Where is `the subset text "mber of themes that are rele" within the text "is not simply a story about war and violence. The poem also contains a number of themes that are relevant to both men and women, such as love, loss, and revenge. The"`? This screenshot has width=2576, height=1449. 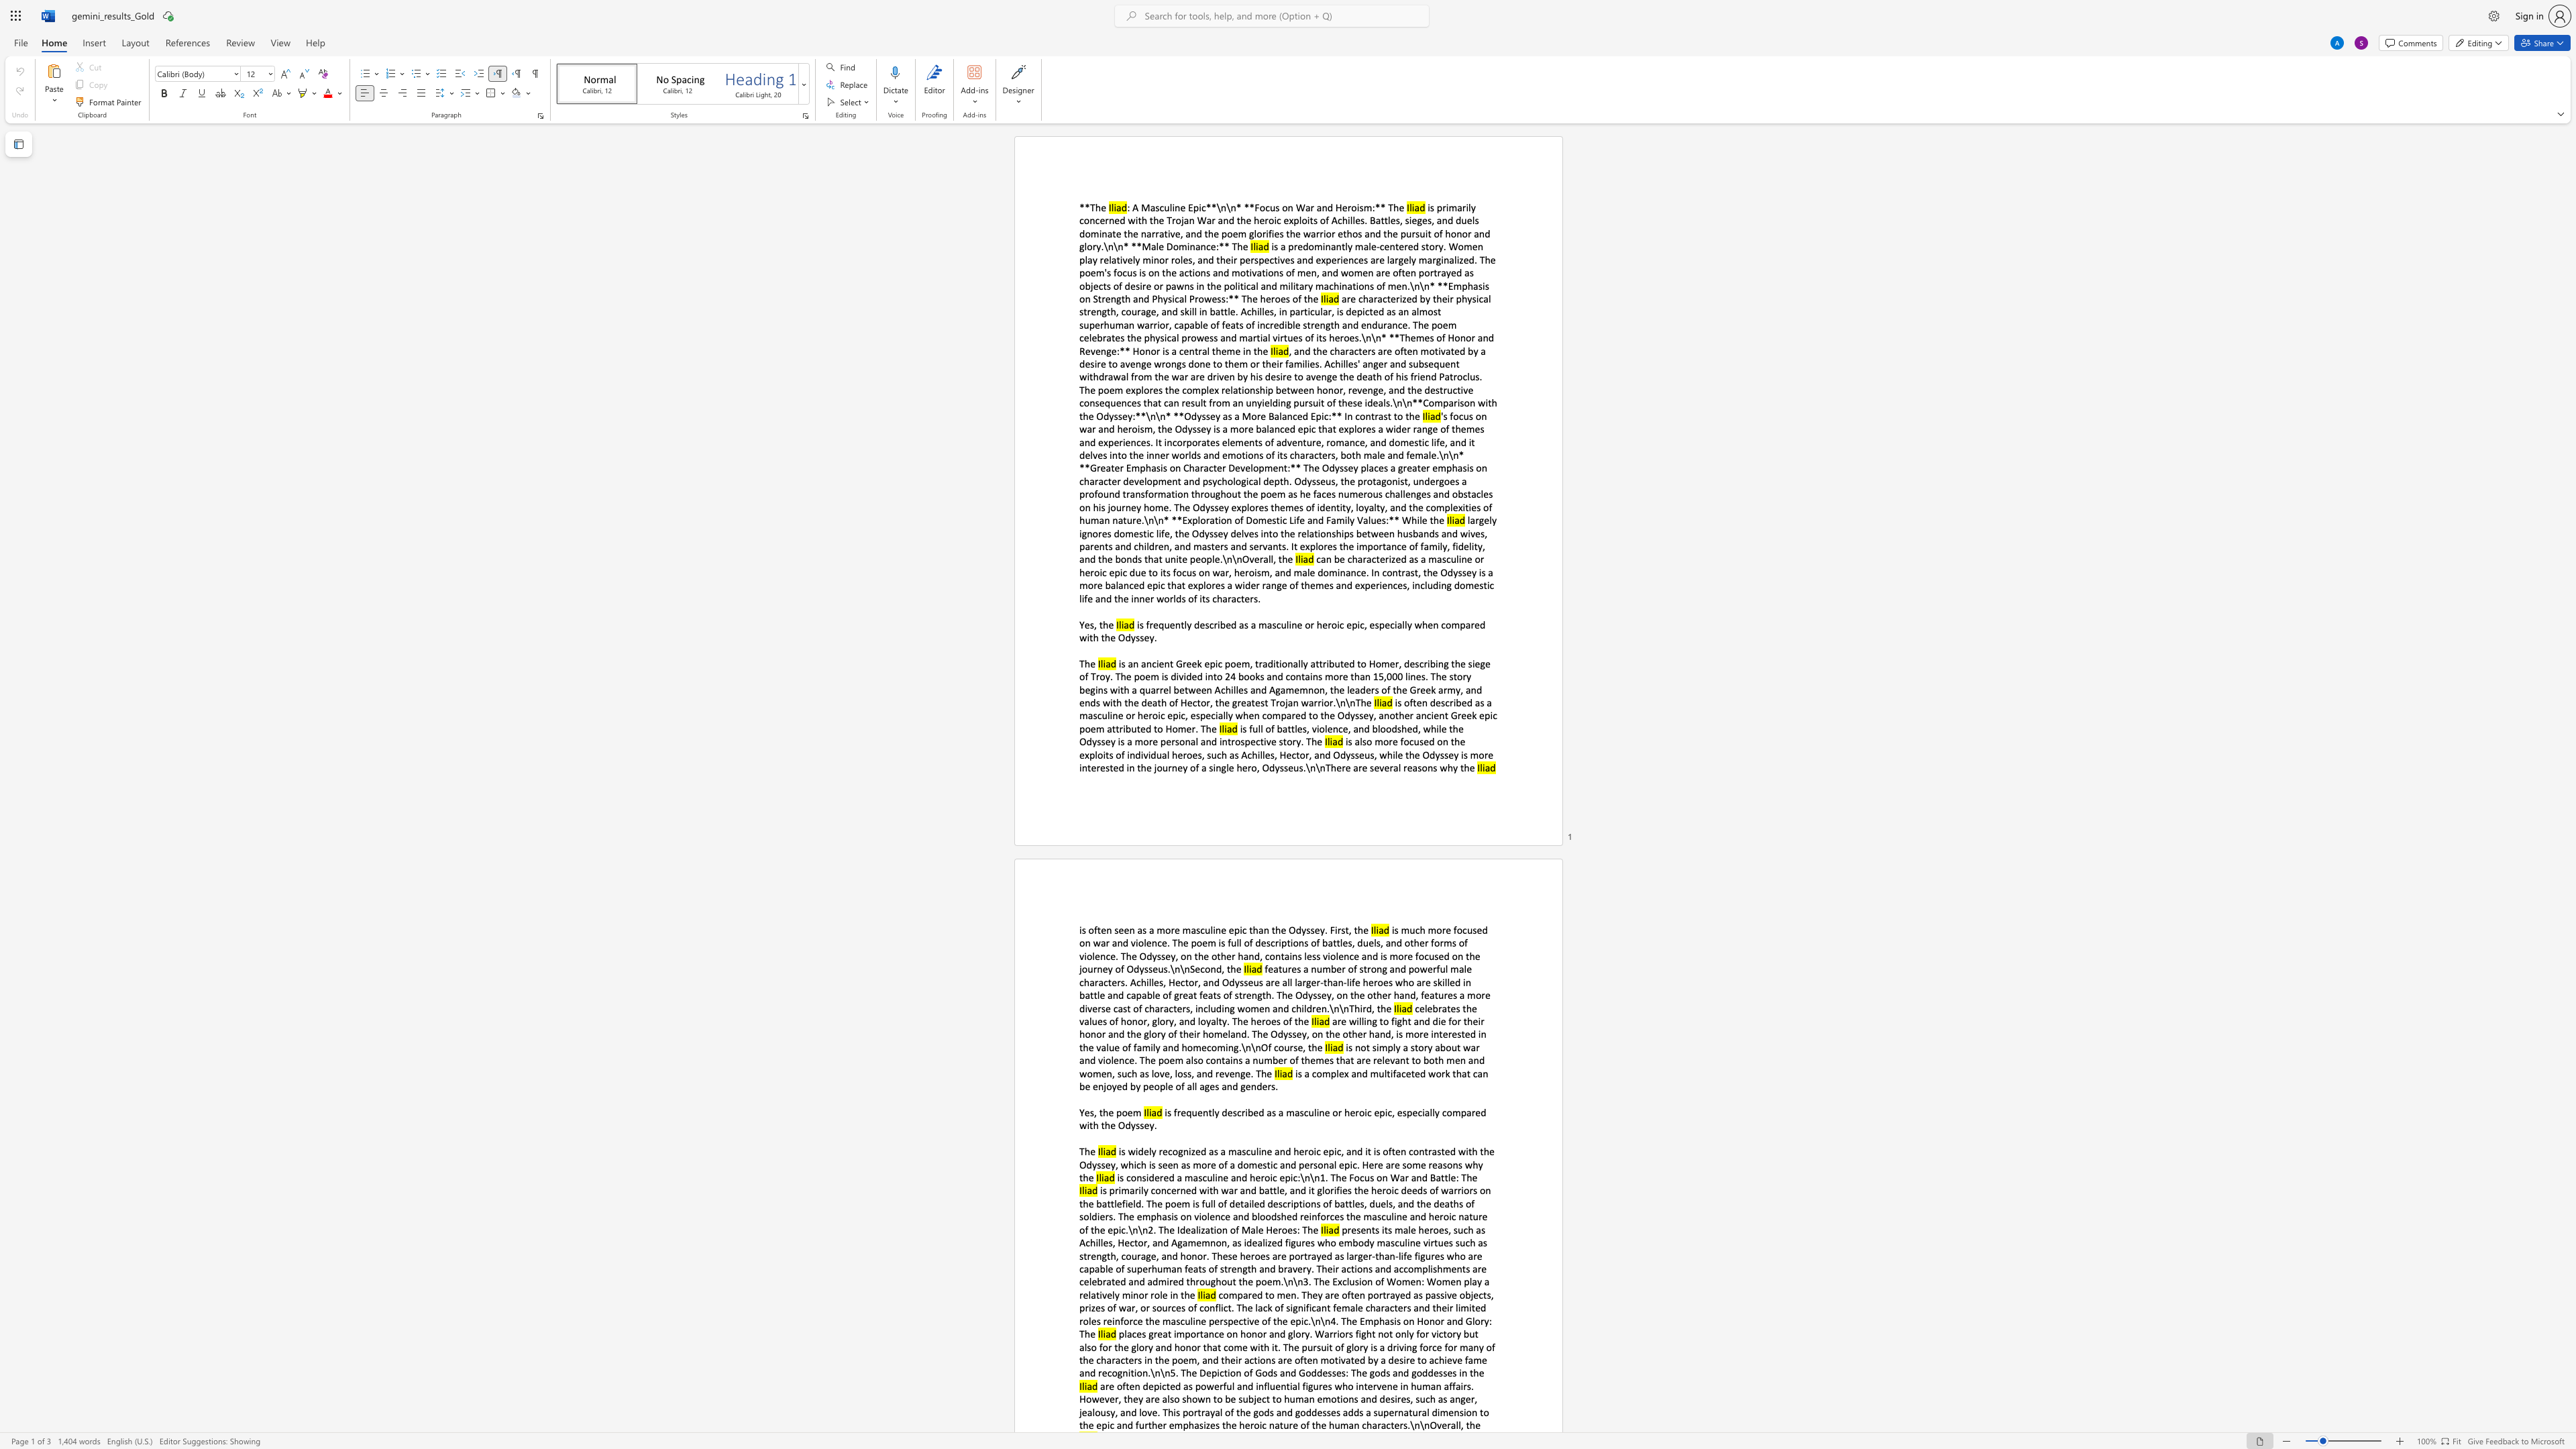 the subset text "mber of themes that are rele" within the text "is not simply a story about war and violence. The poem also contains a number of themes that are relevant to both men and women, such as love, loss, and revenge. The" is located at coordinates (1263, 1059).